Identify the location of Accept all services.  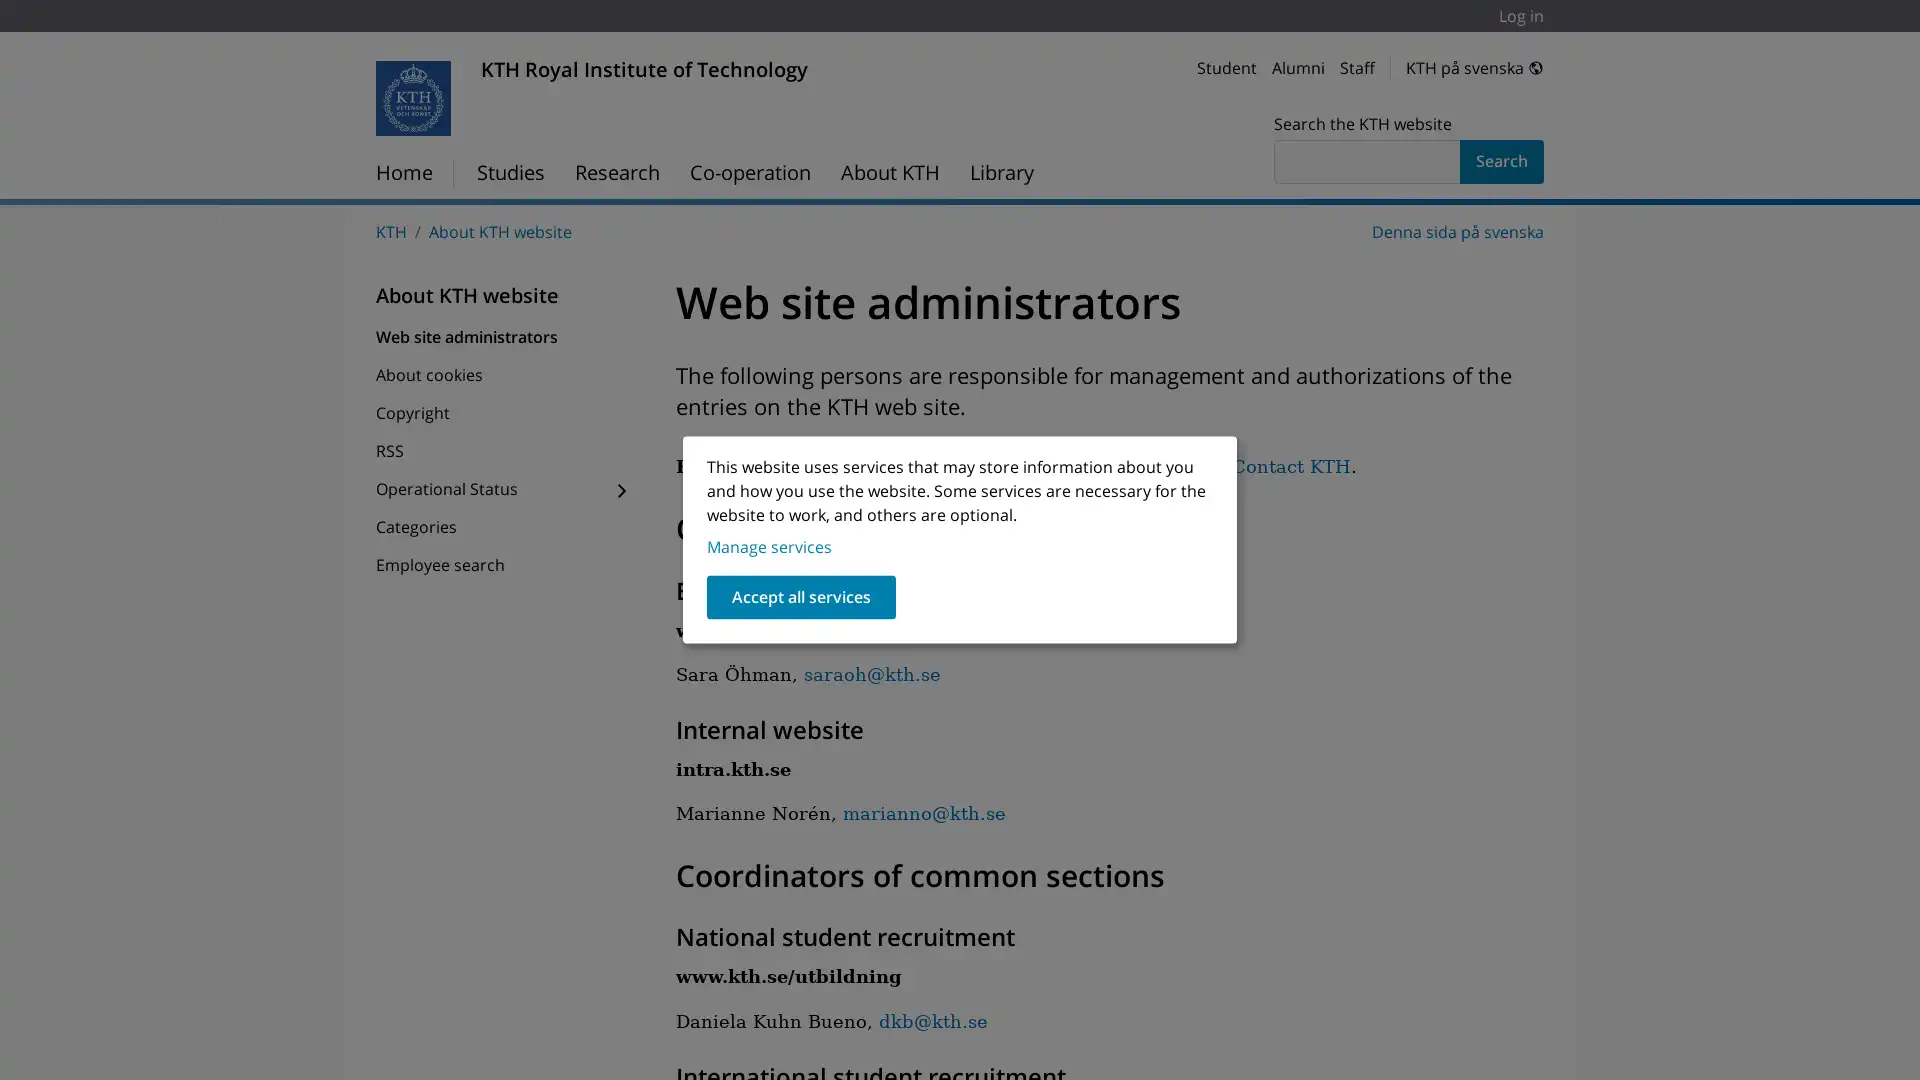
(801, 596).